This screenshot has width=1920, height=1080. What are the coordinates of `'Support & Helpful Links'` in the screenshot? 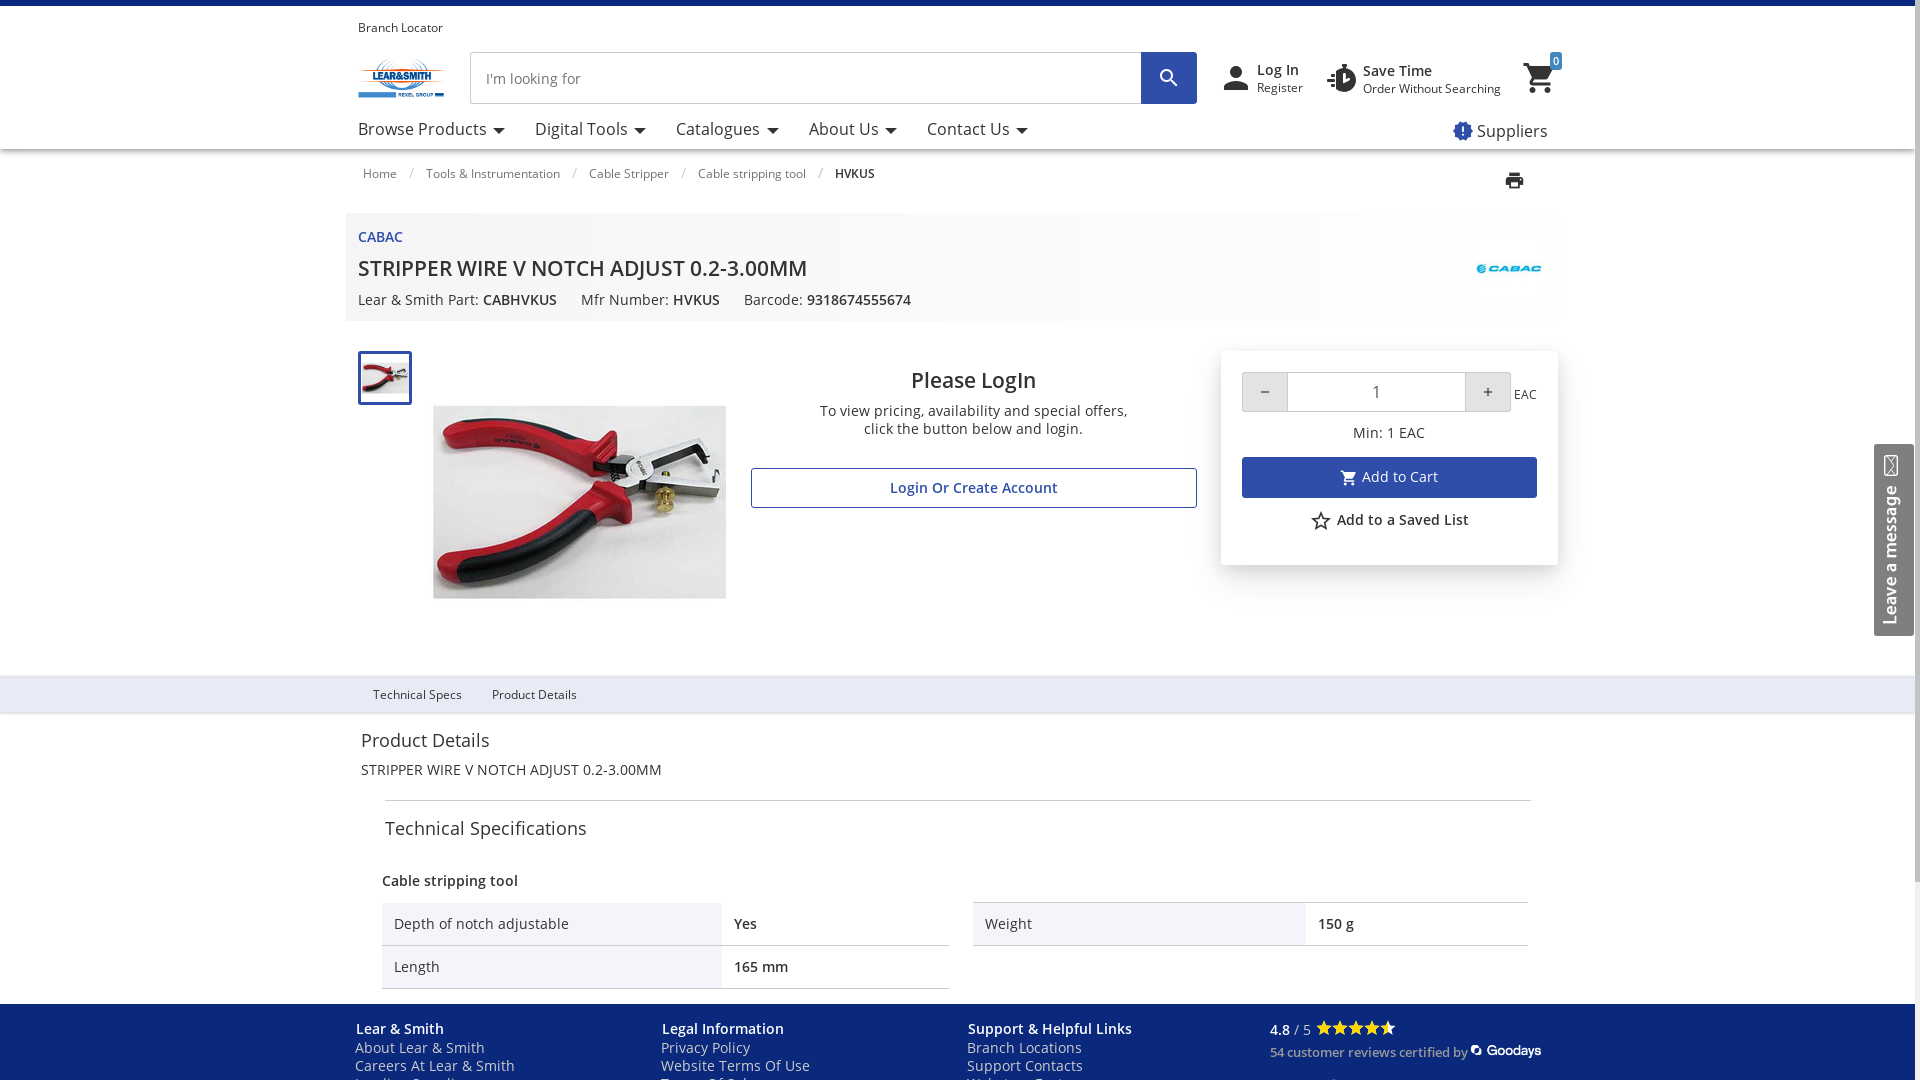 It's located at (1109, 1029).